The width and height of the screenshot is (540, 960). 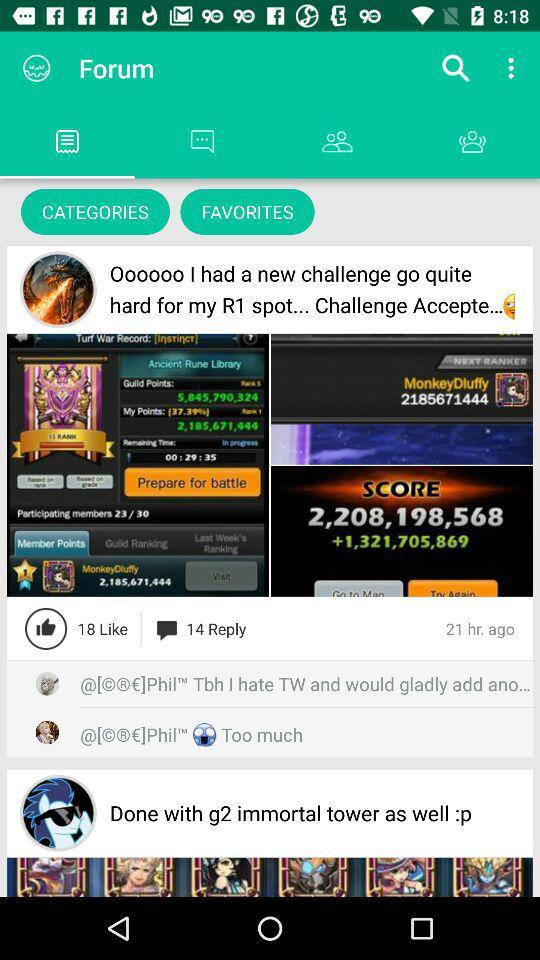 What do you see at coordinates (36, 68) in the screenshot?
I see `item next to forum` at bounding box center [36, 68].